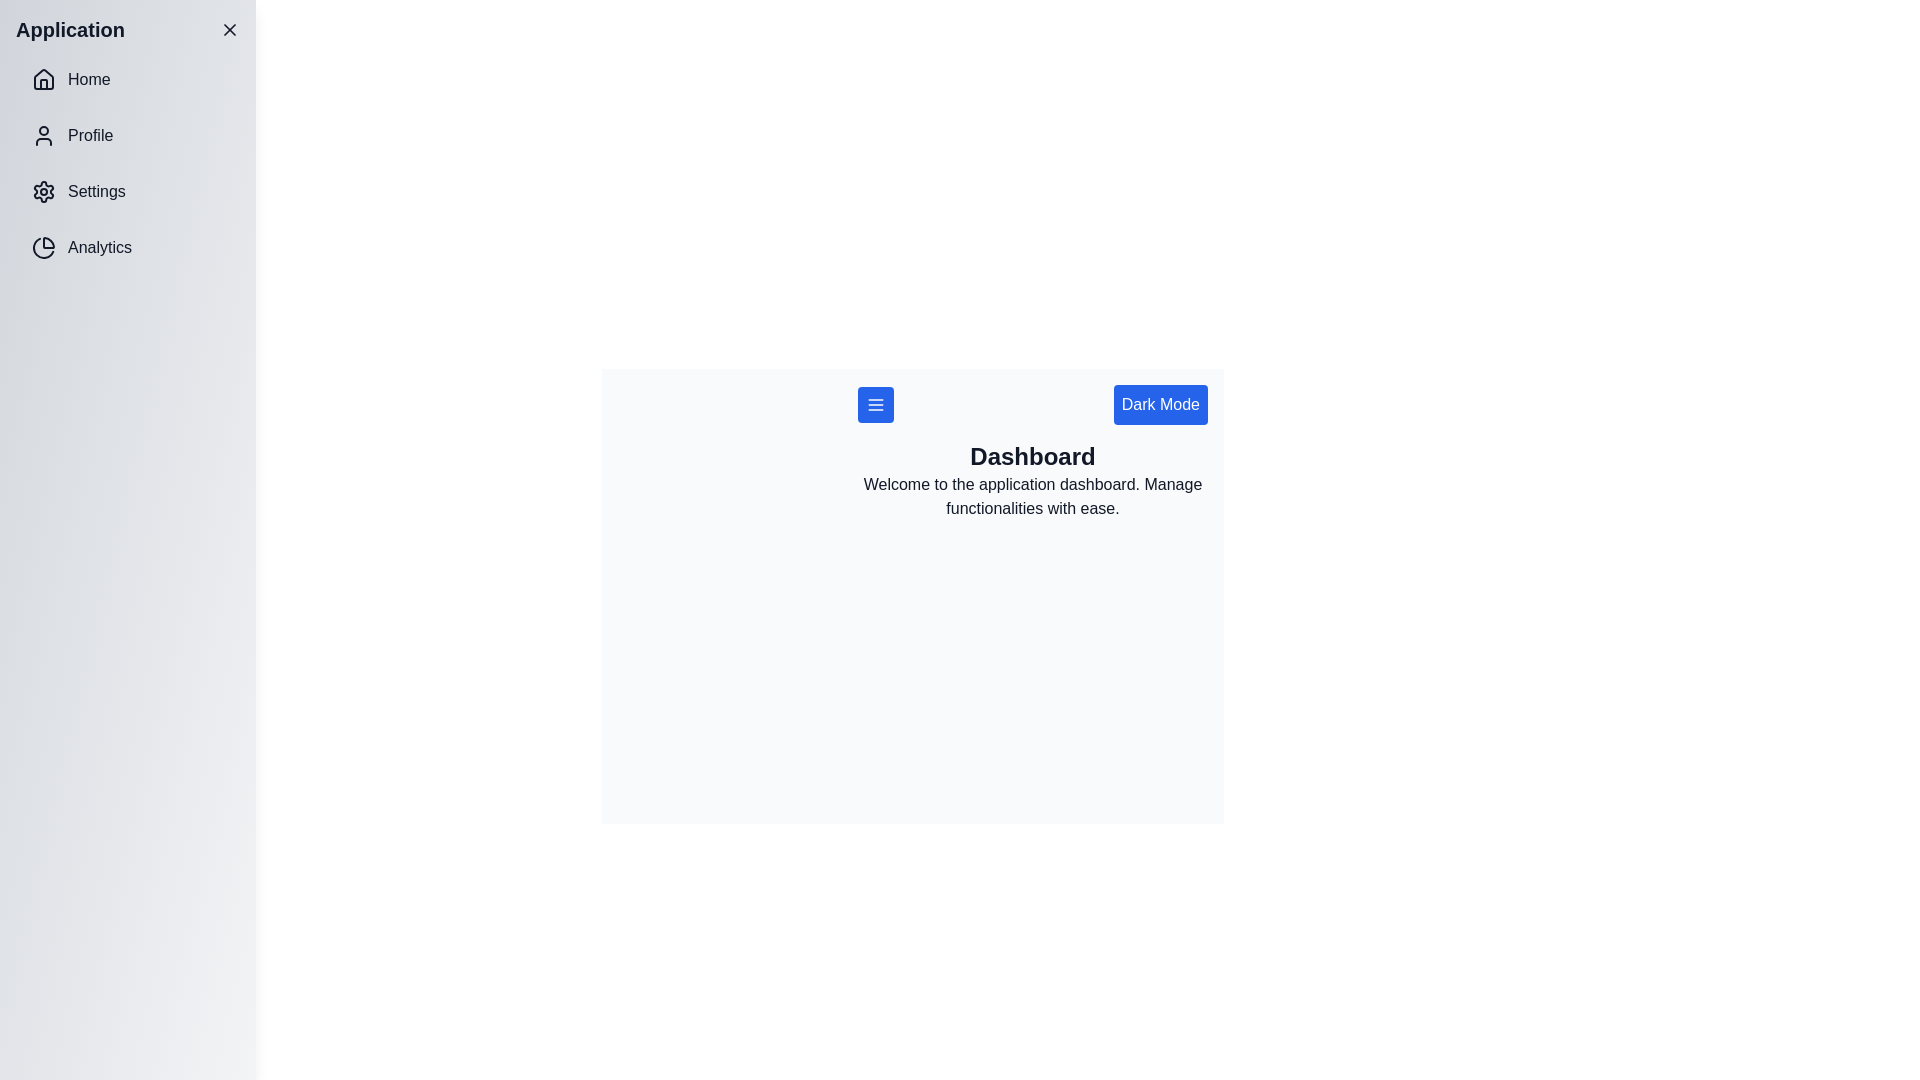  I want to click on the gear-shaped icon representing settings in the vertical navigation menu, located next to the 'Settings' label, so click(43, 192).